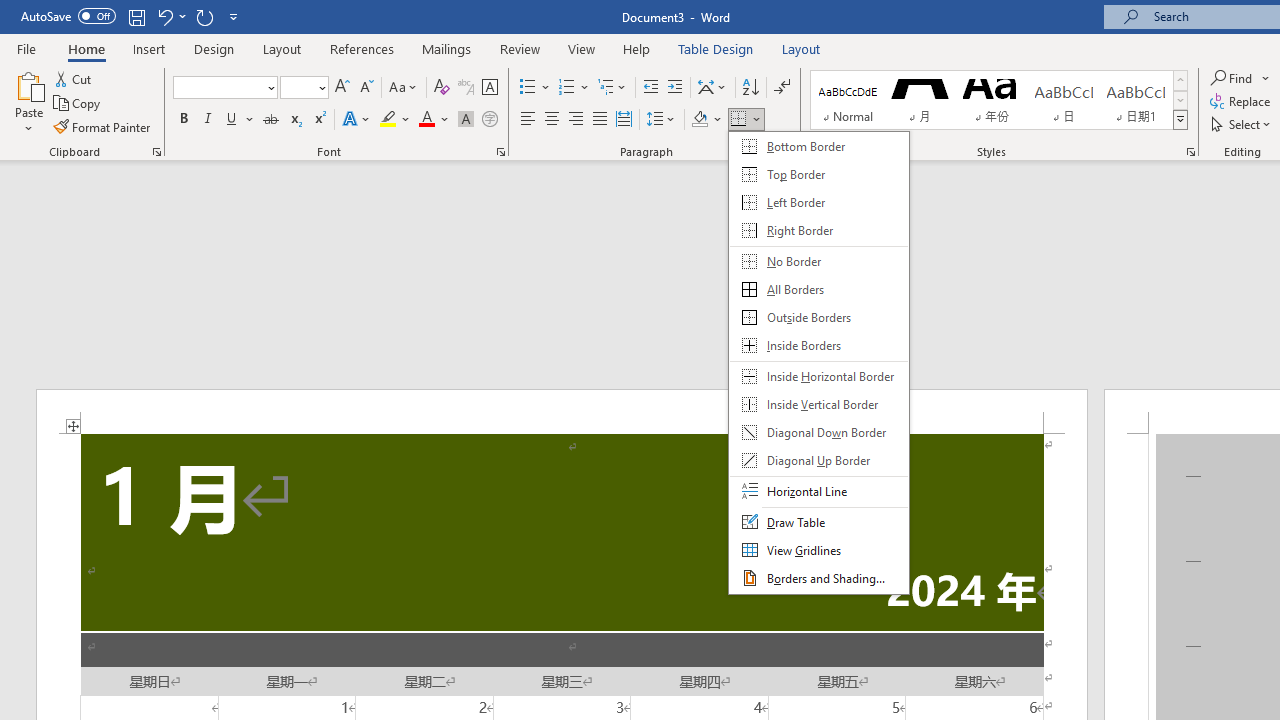  I want to click on '&Borders', so click(819, 362).